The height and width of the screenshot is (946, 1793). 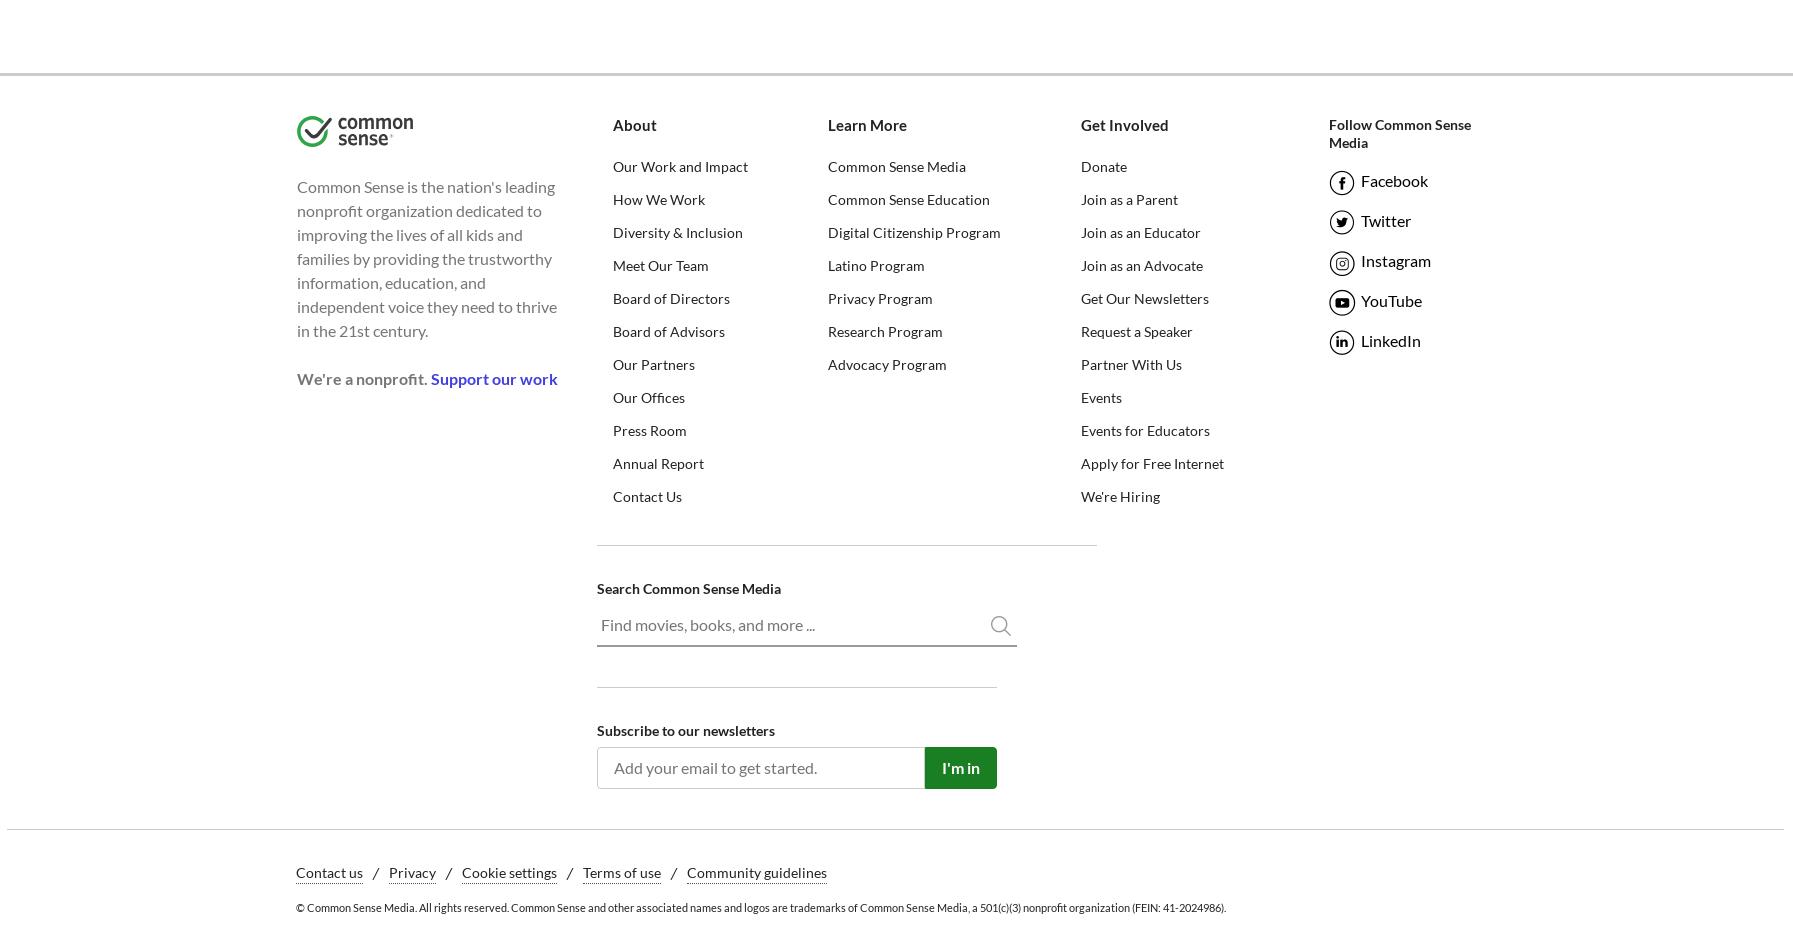 What do you see at coordinates (492, 378) in the screenshot?
I see `'Support our work'` at bounding box center [492, 378].